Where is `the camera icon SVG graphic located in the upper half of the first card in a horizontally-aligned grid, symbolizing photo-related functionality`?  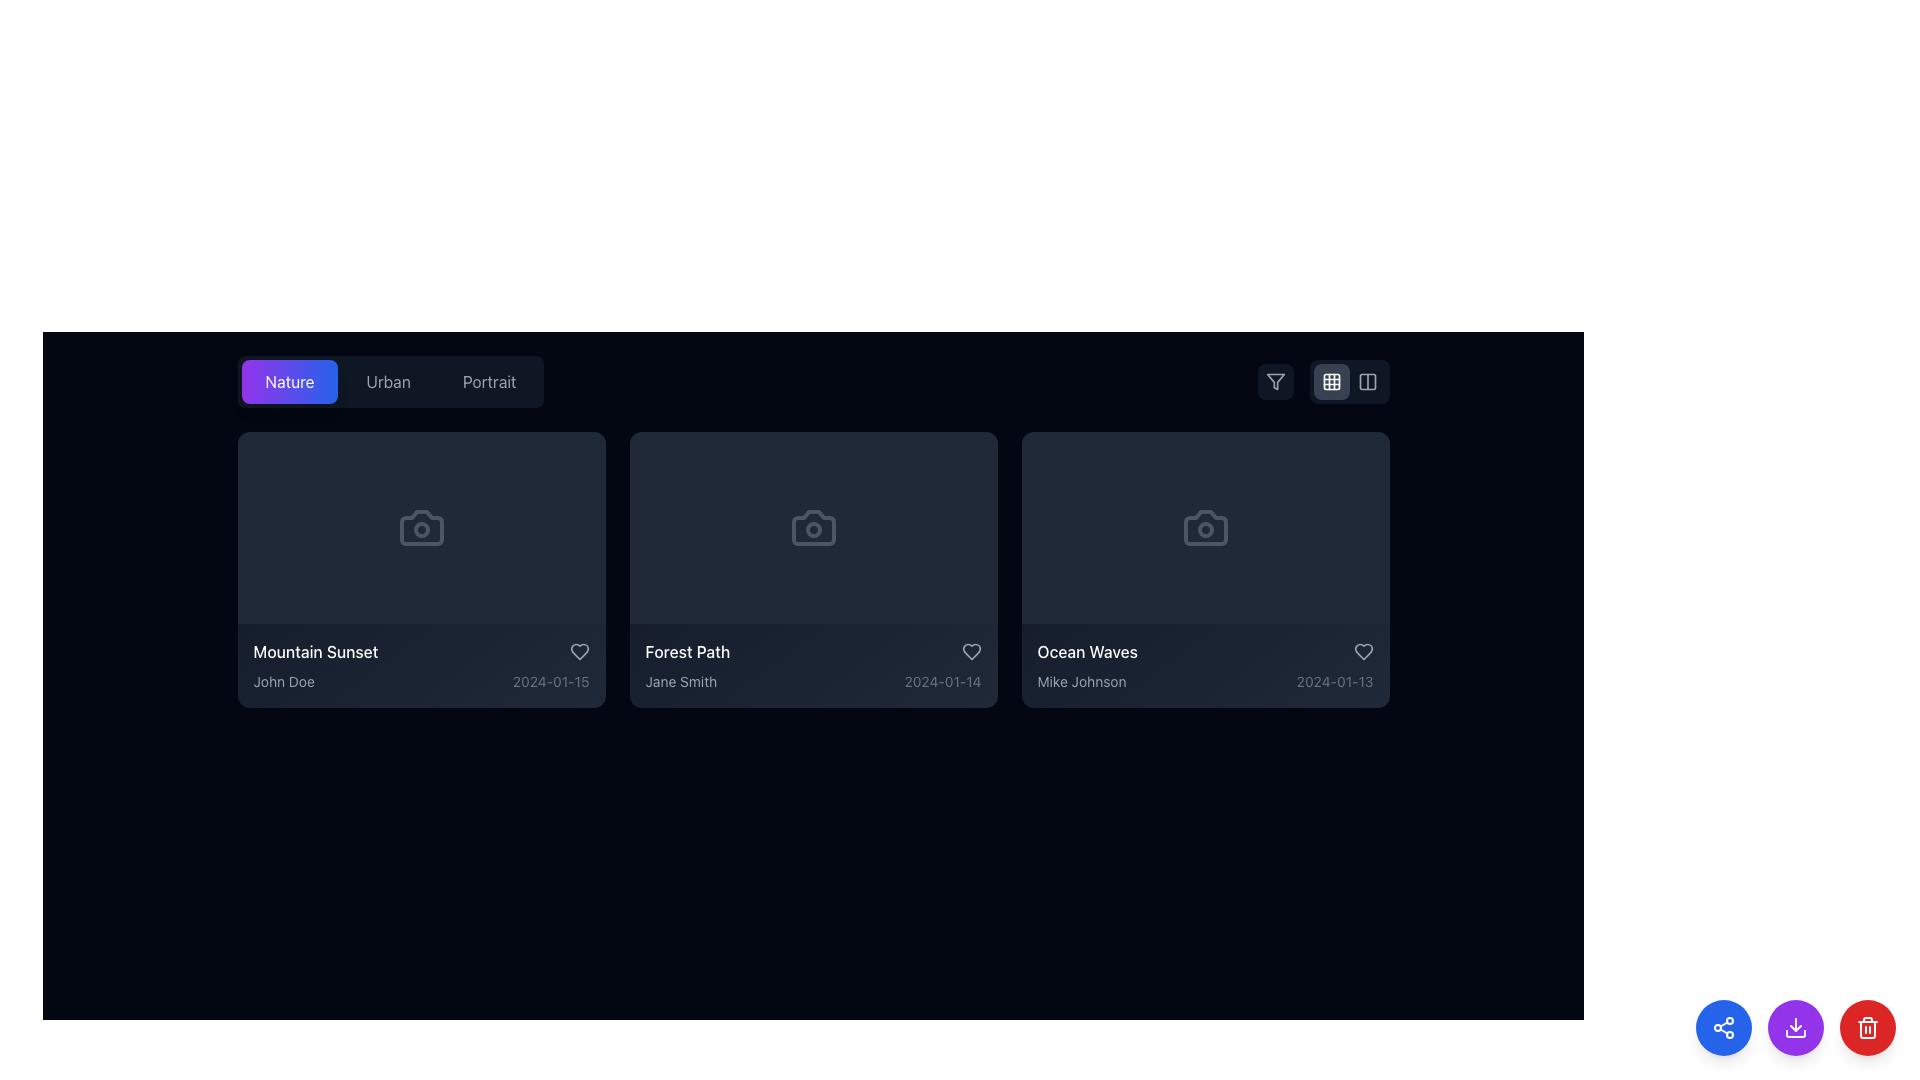
the camera icon SVG graphic located in the upper half of the first card in a horizontally-aligned grid, symbolizing photo-related functionality is located at coordinates (420, 527).